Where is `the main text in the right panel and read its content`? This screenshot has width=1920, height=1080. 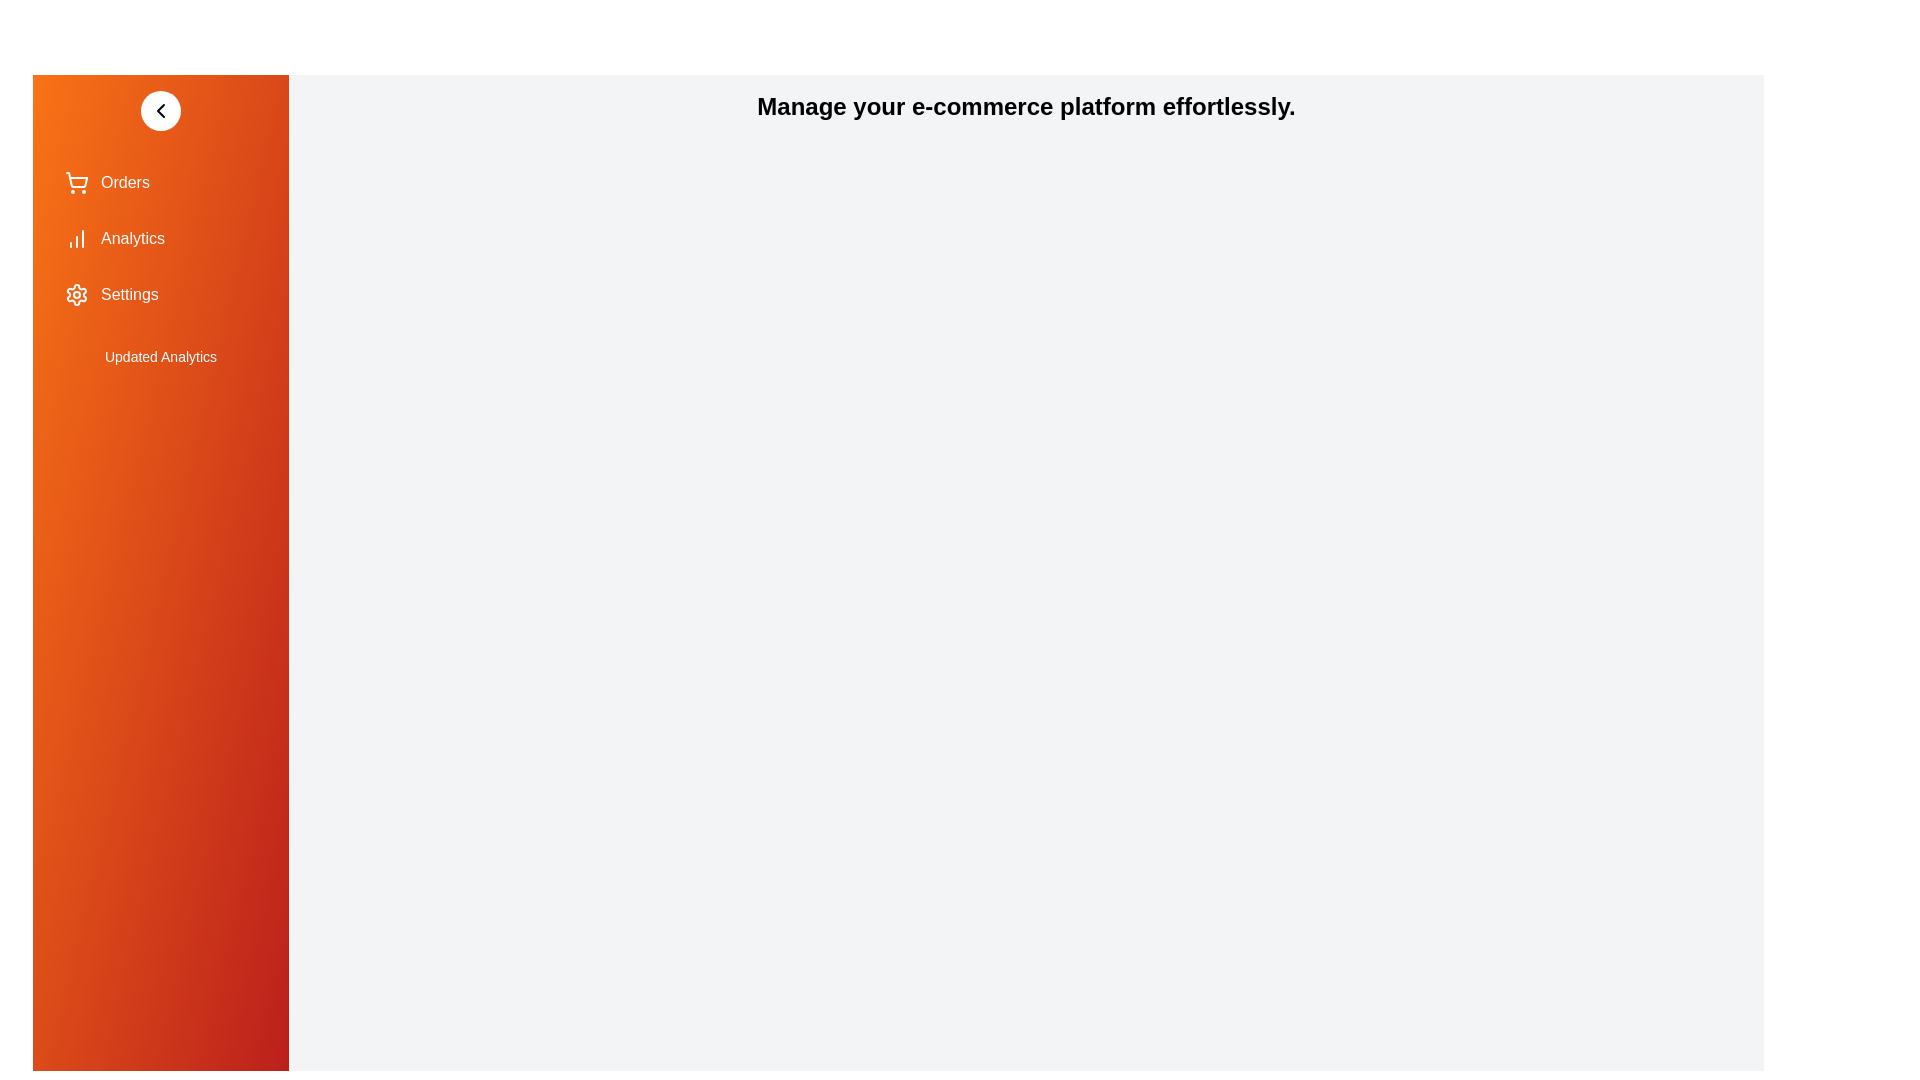
the main text in the right panel and read its content is located at coordinates (1026, 107).